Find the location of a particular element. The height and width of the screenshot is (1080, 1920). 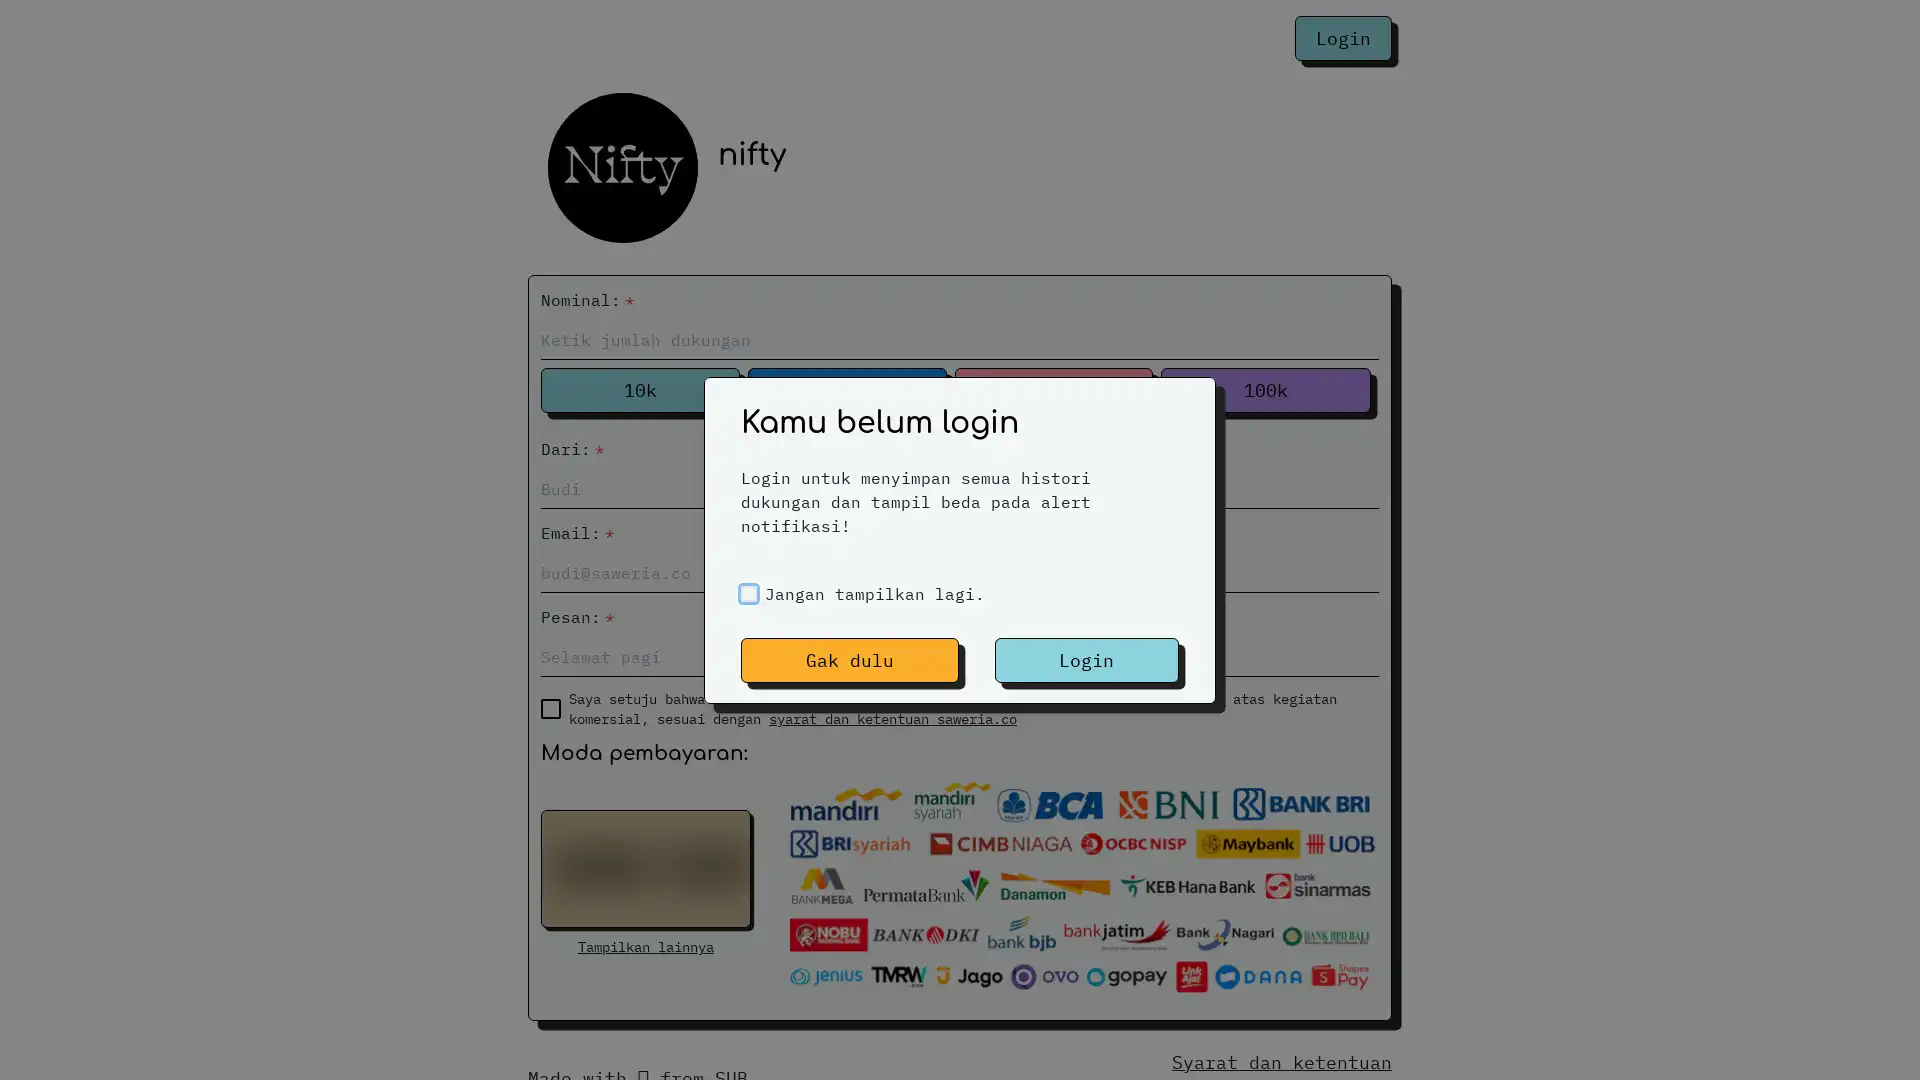

Gak dulu is located at coordinates (849, 659).